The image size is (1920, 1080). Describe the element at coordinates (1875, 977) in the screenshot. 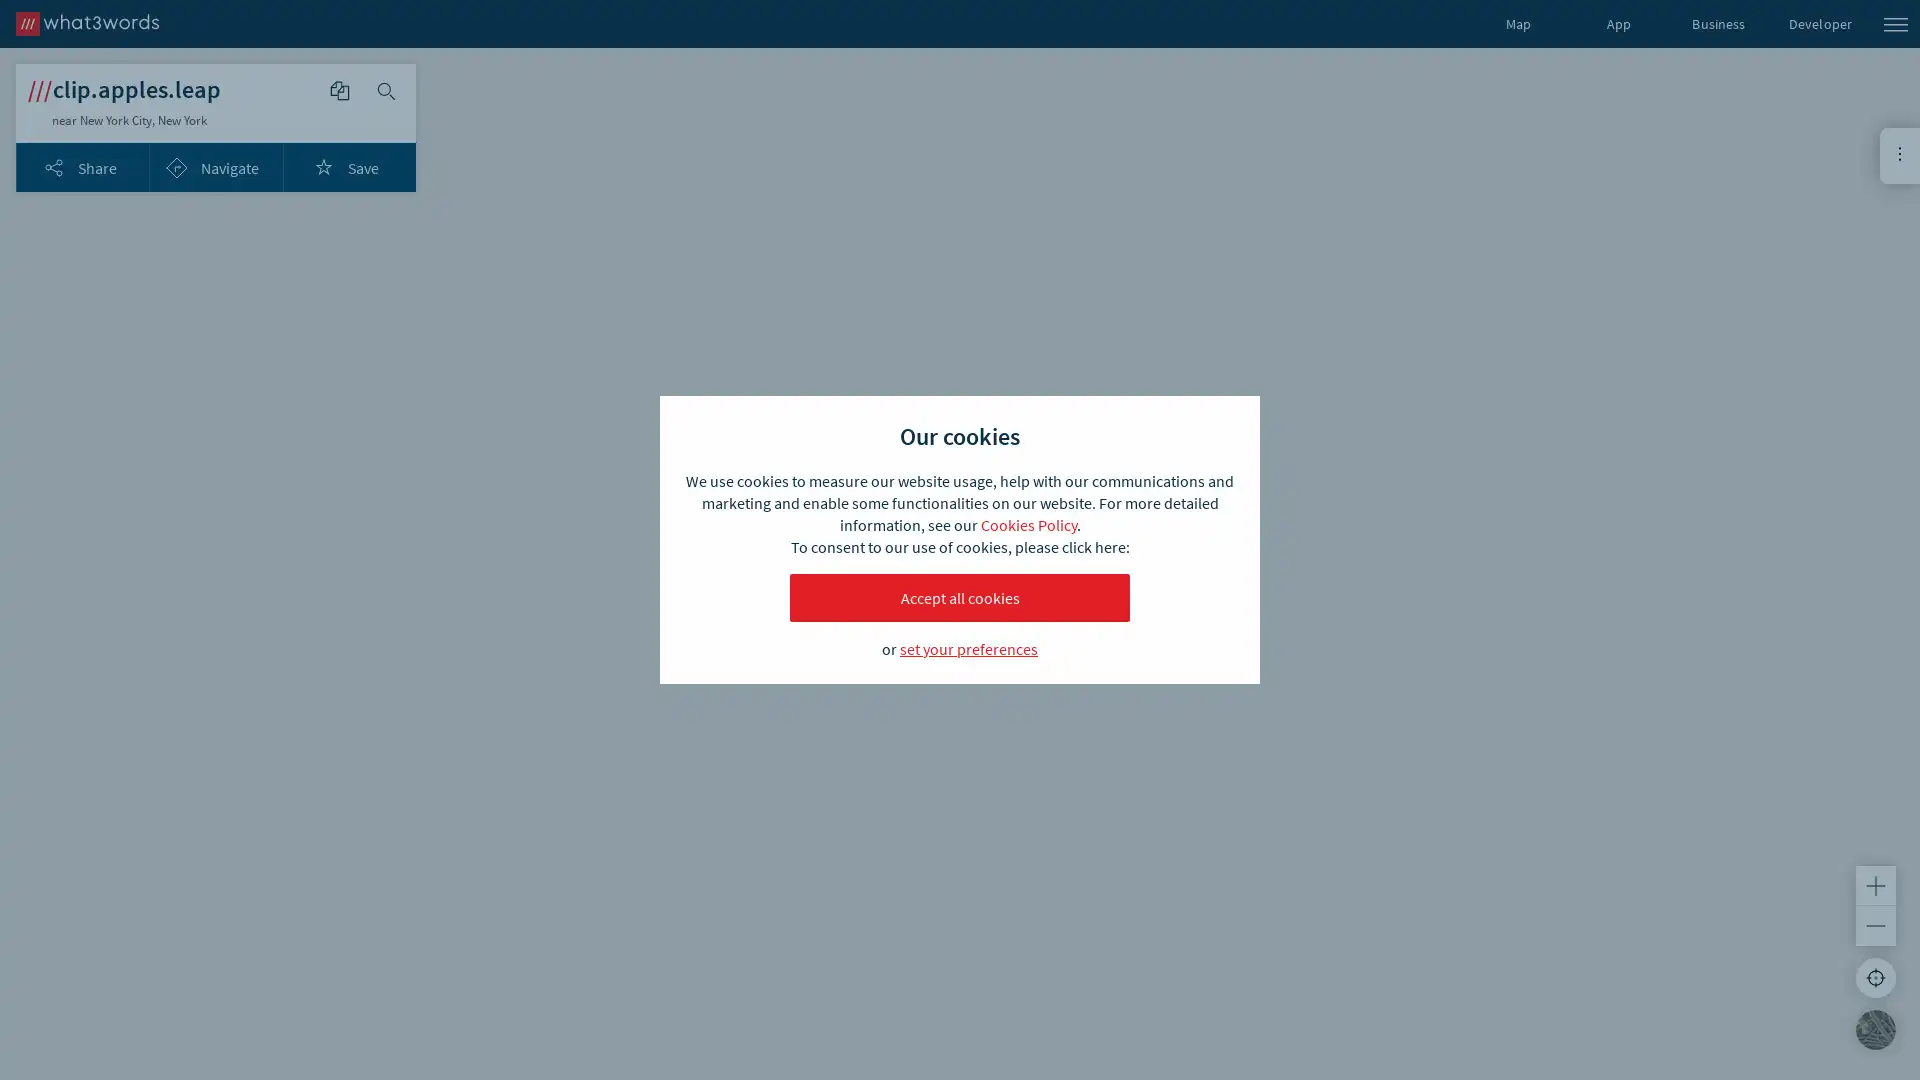

I see `Current location` at that location.